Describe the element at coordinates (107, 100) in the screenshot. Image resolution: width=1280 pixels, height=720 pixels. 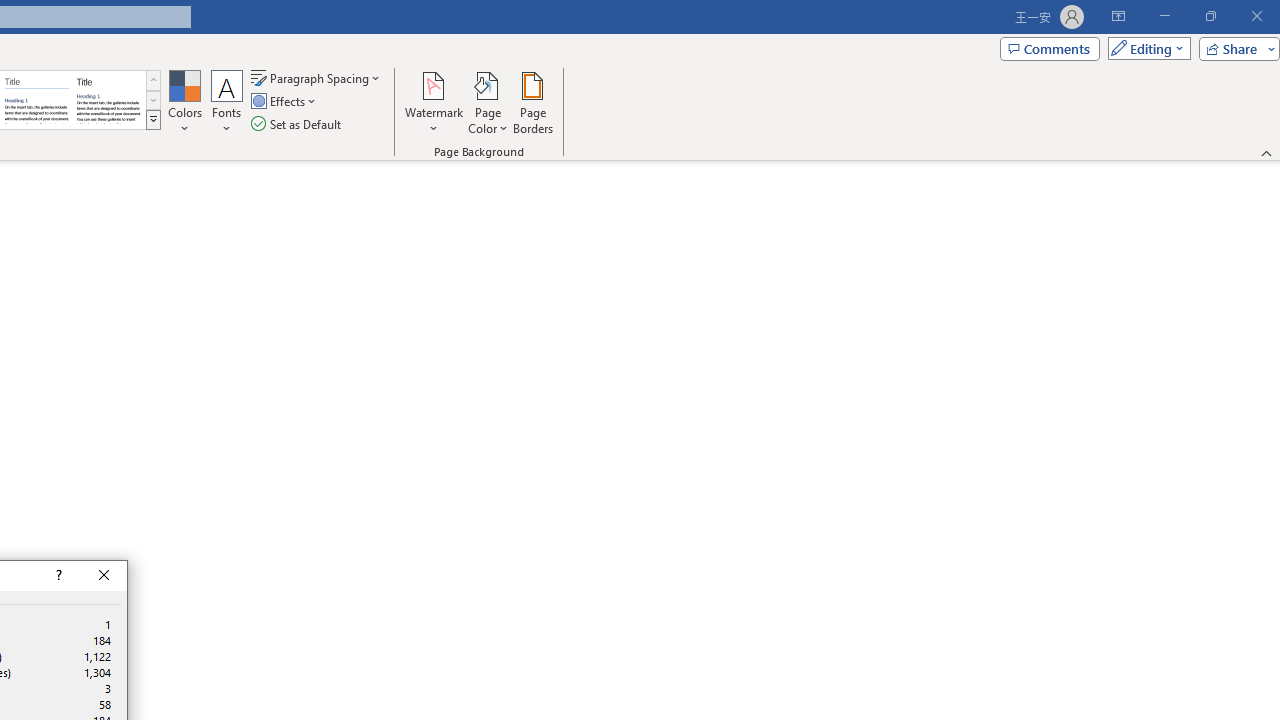
I see `'Word 2013'` at that location.